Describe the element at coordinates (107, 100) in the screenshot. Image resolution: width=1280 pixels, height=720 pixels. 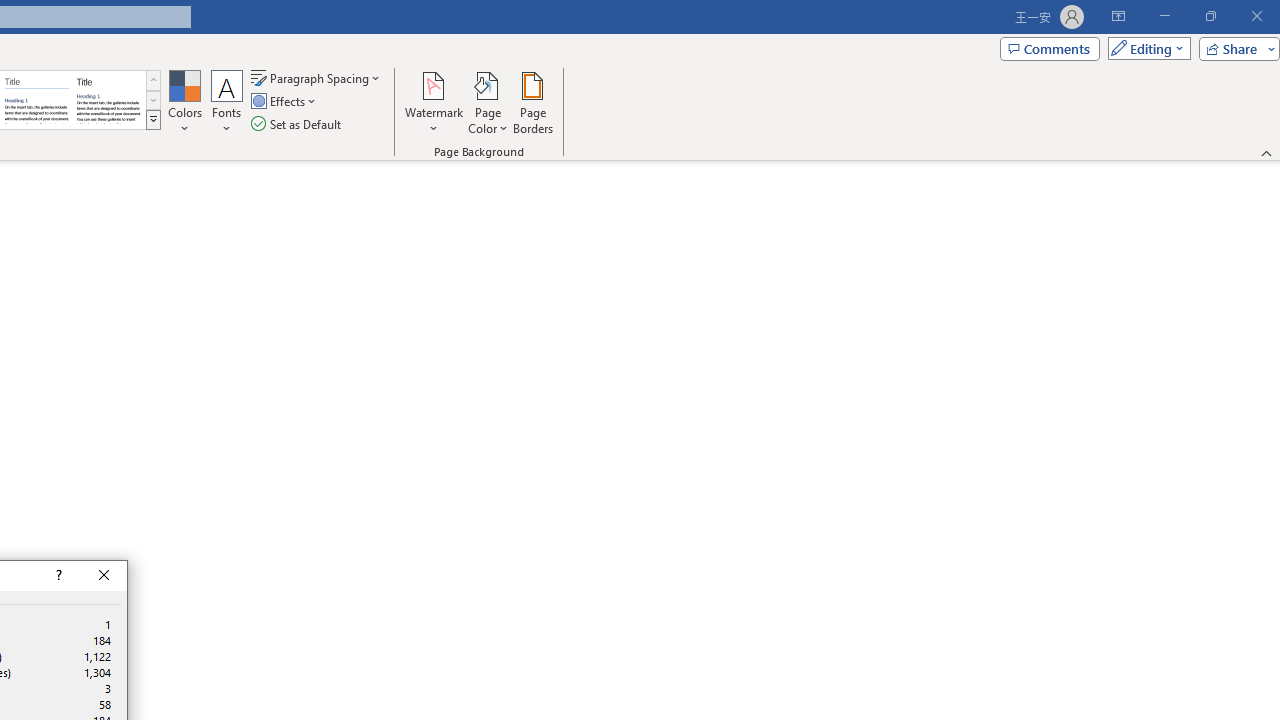
I see `'Word 2013'` at that location.